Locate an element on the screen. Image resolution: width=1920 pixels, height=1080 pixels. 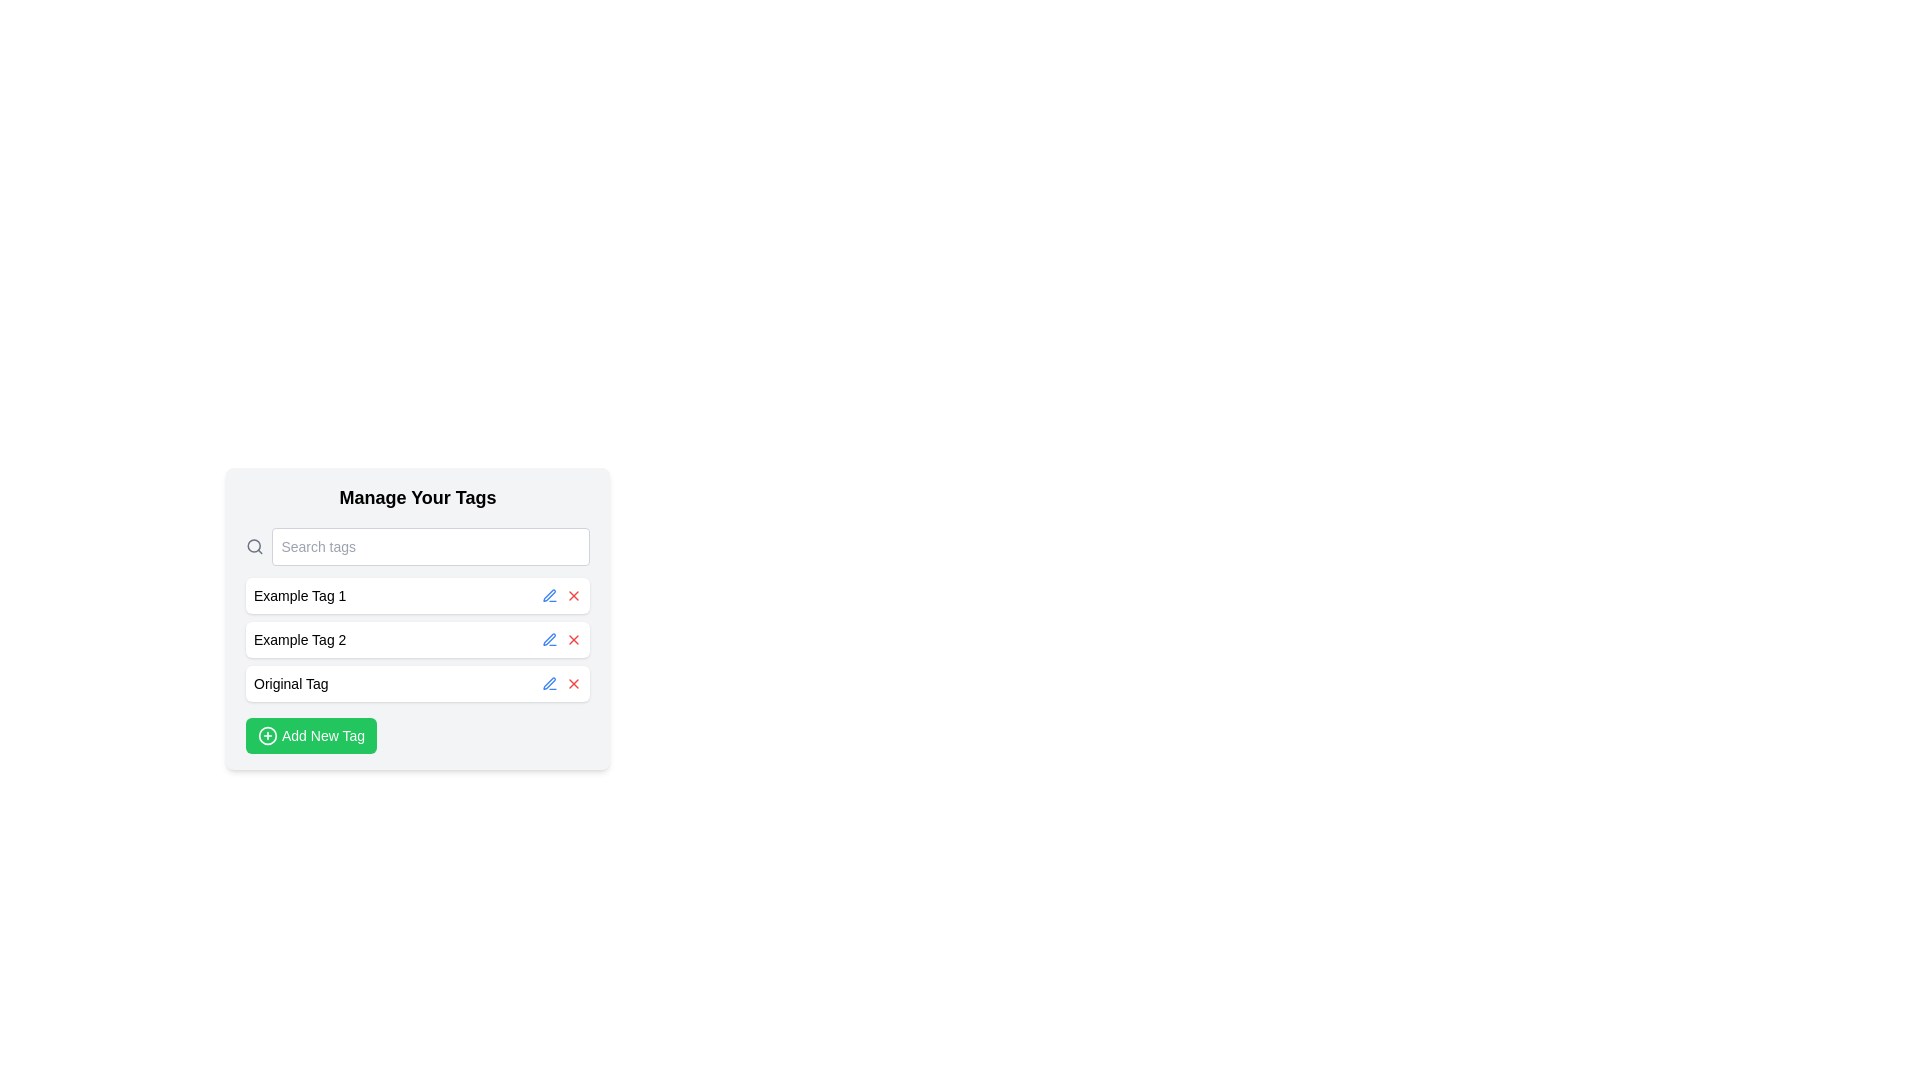
the magnifying glass icon located at the far left side of the search bar, before the 'Search tags' text input field is located at coordinates (254, 547).